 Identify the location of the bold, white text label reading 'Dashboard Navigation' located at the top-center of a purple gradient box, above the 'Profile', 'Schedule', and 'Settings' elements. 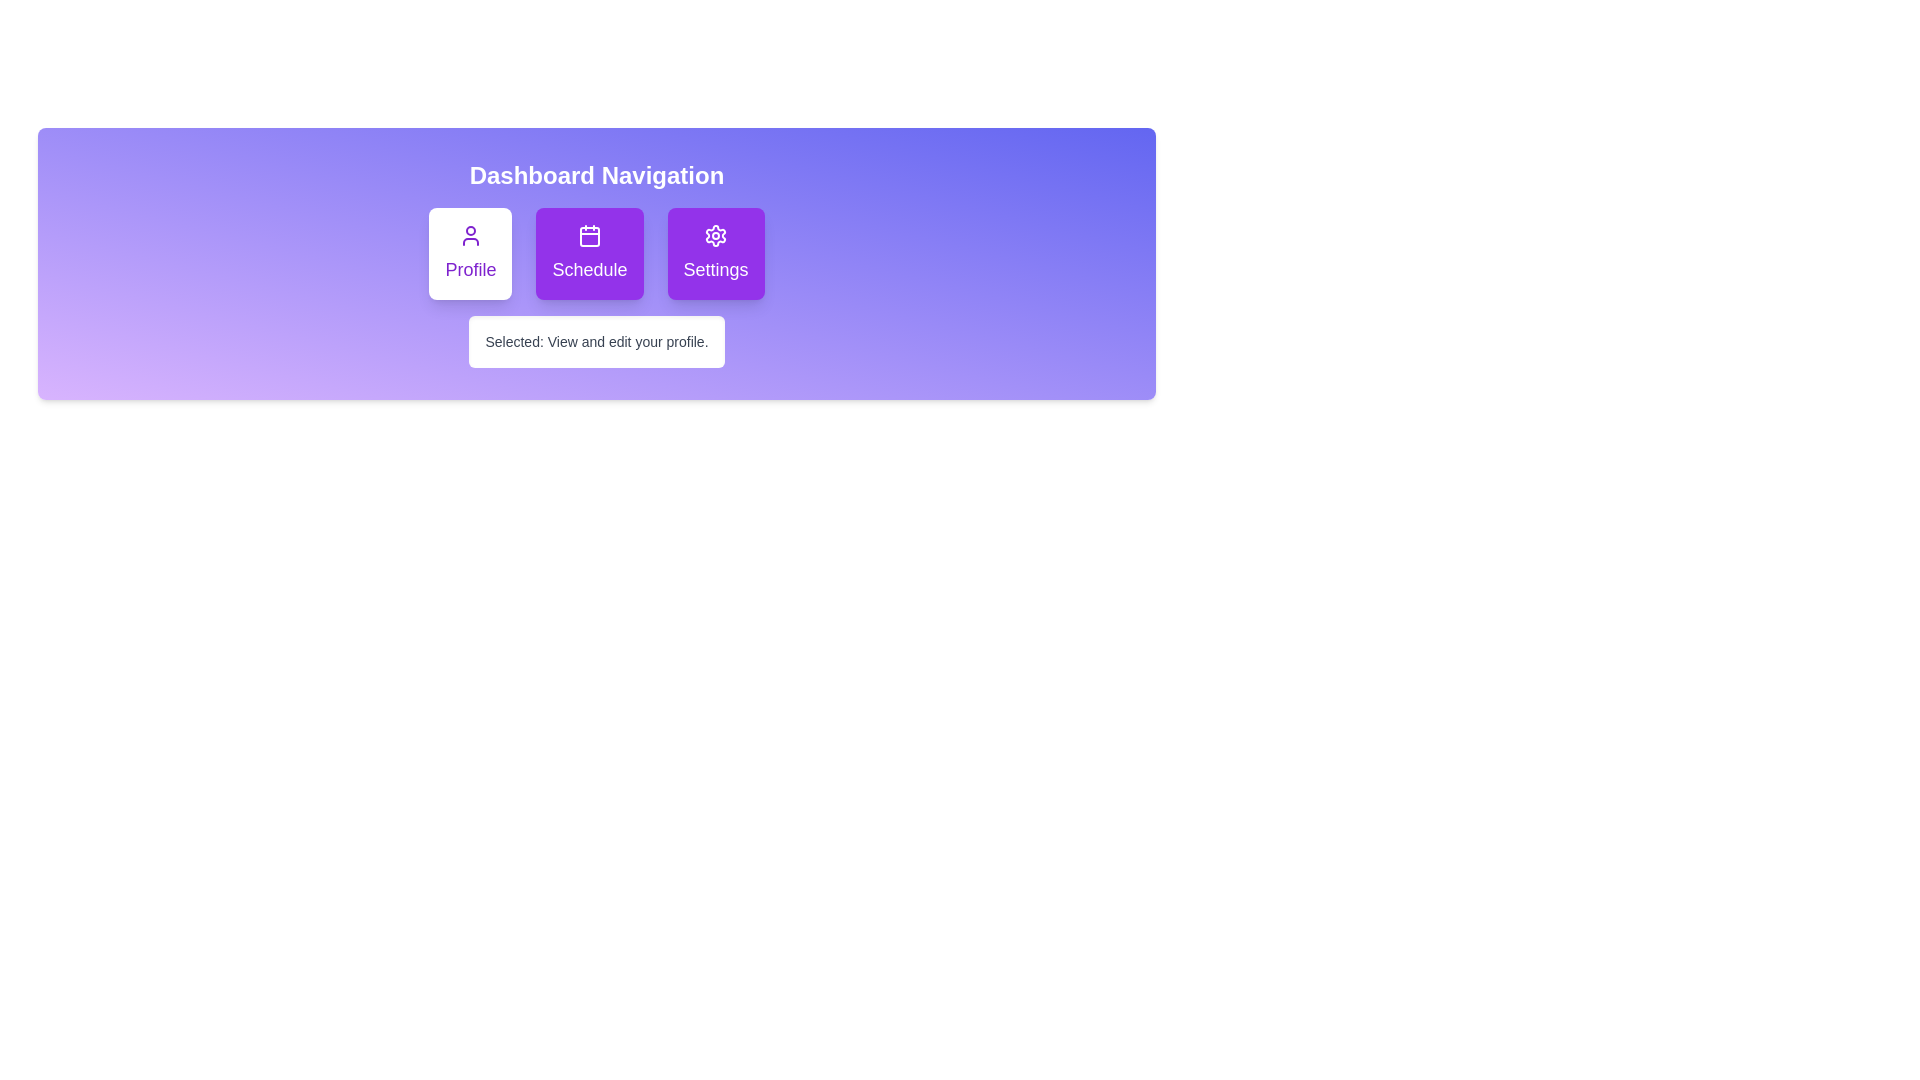
(595, 175).